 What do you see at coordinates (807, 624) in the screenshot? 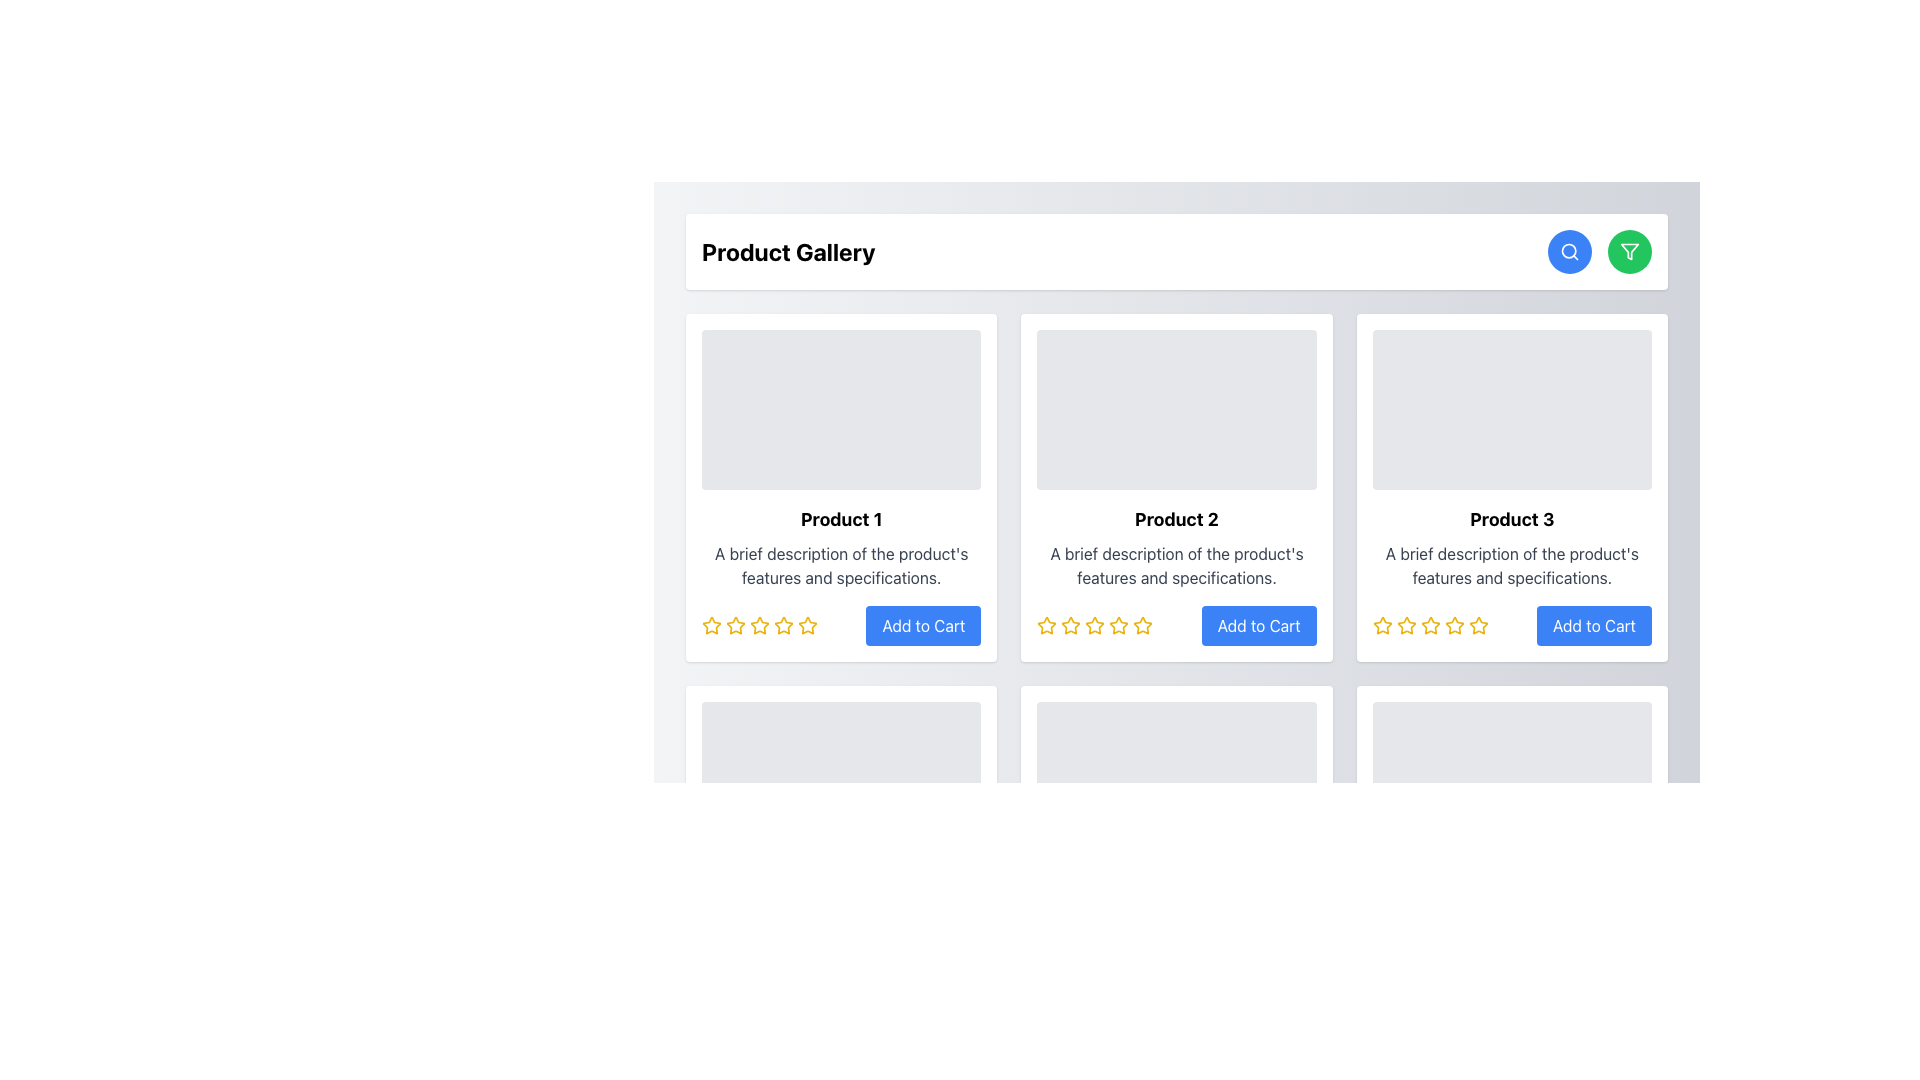
I see `the fifth star icon representing the highest rating for 'Product 1' in the Product Gallery` at bounding box center [807, 624].